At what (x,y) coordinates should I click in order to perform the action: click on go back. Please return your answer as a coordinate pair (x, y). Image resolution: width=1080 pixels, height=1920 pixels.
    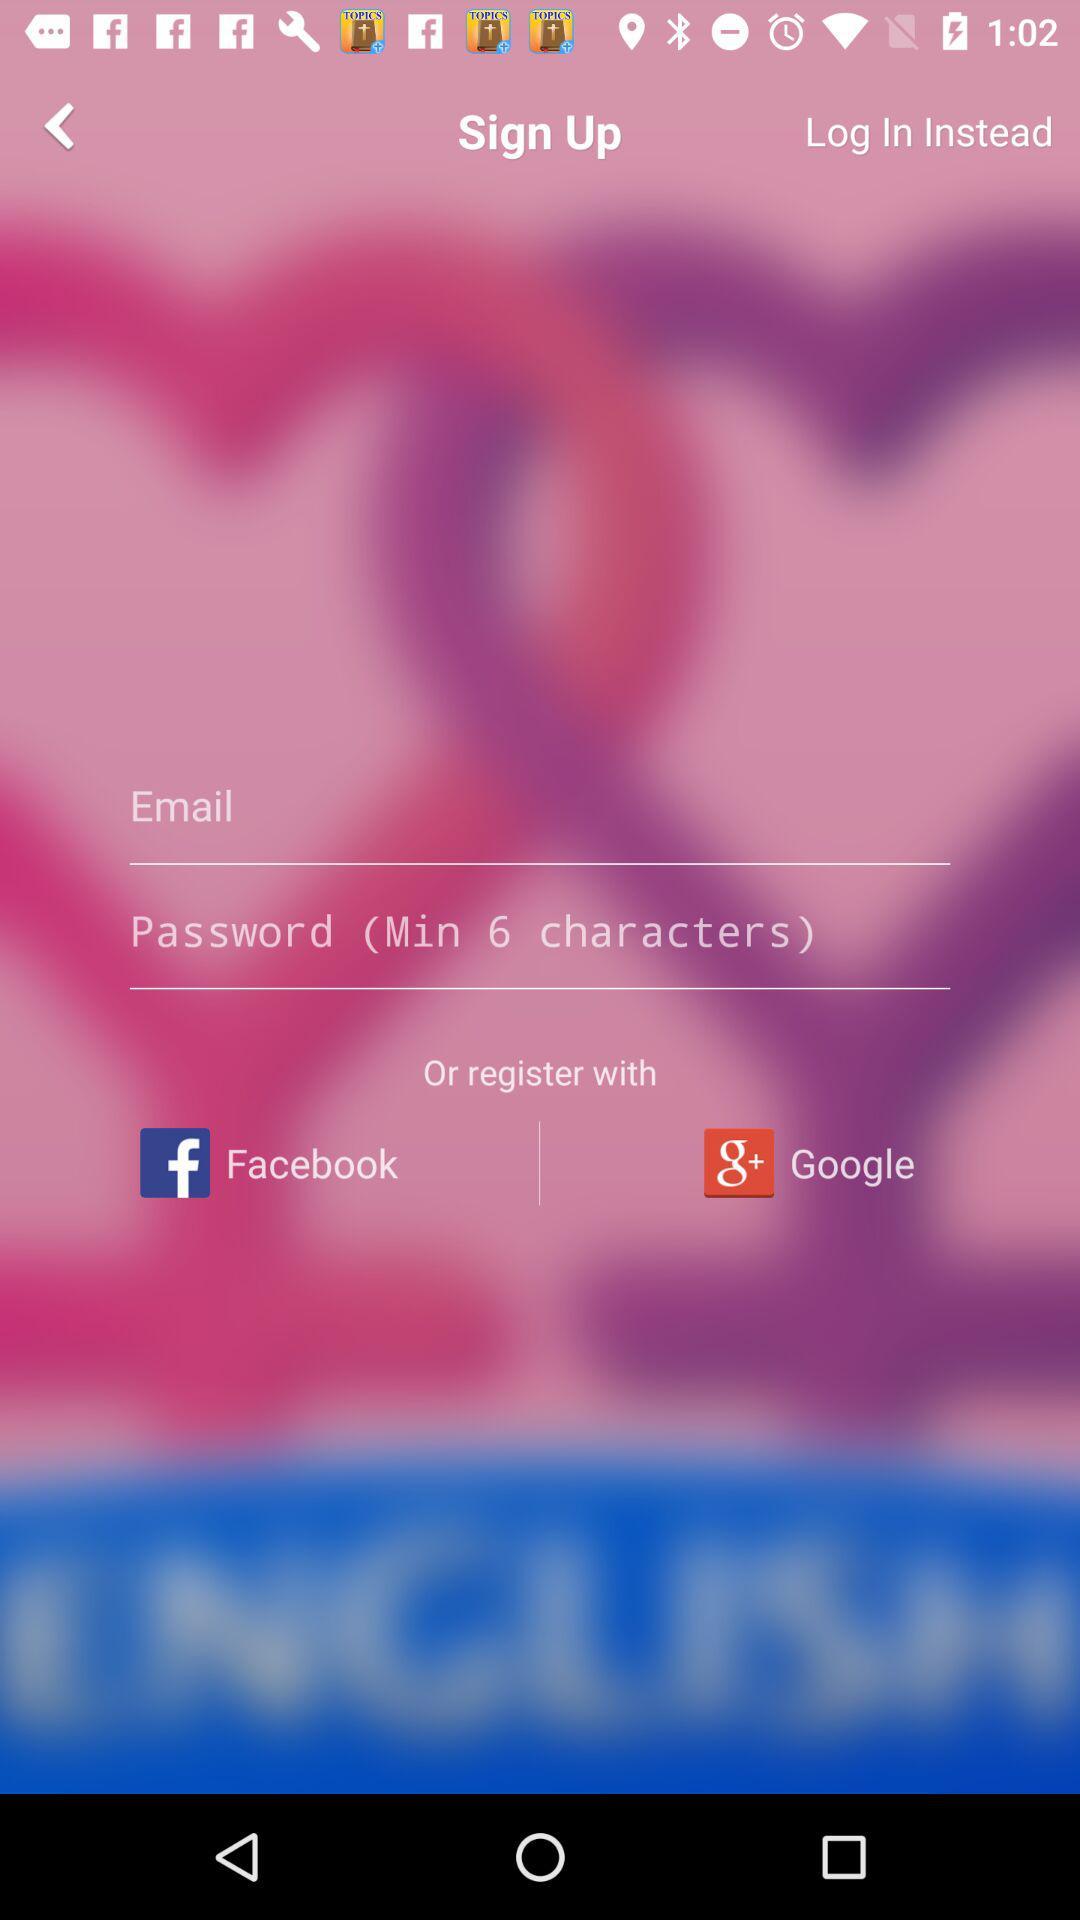
    Looking at the image, I should click on (61, 124).